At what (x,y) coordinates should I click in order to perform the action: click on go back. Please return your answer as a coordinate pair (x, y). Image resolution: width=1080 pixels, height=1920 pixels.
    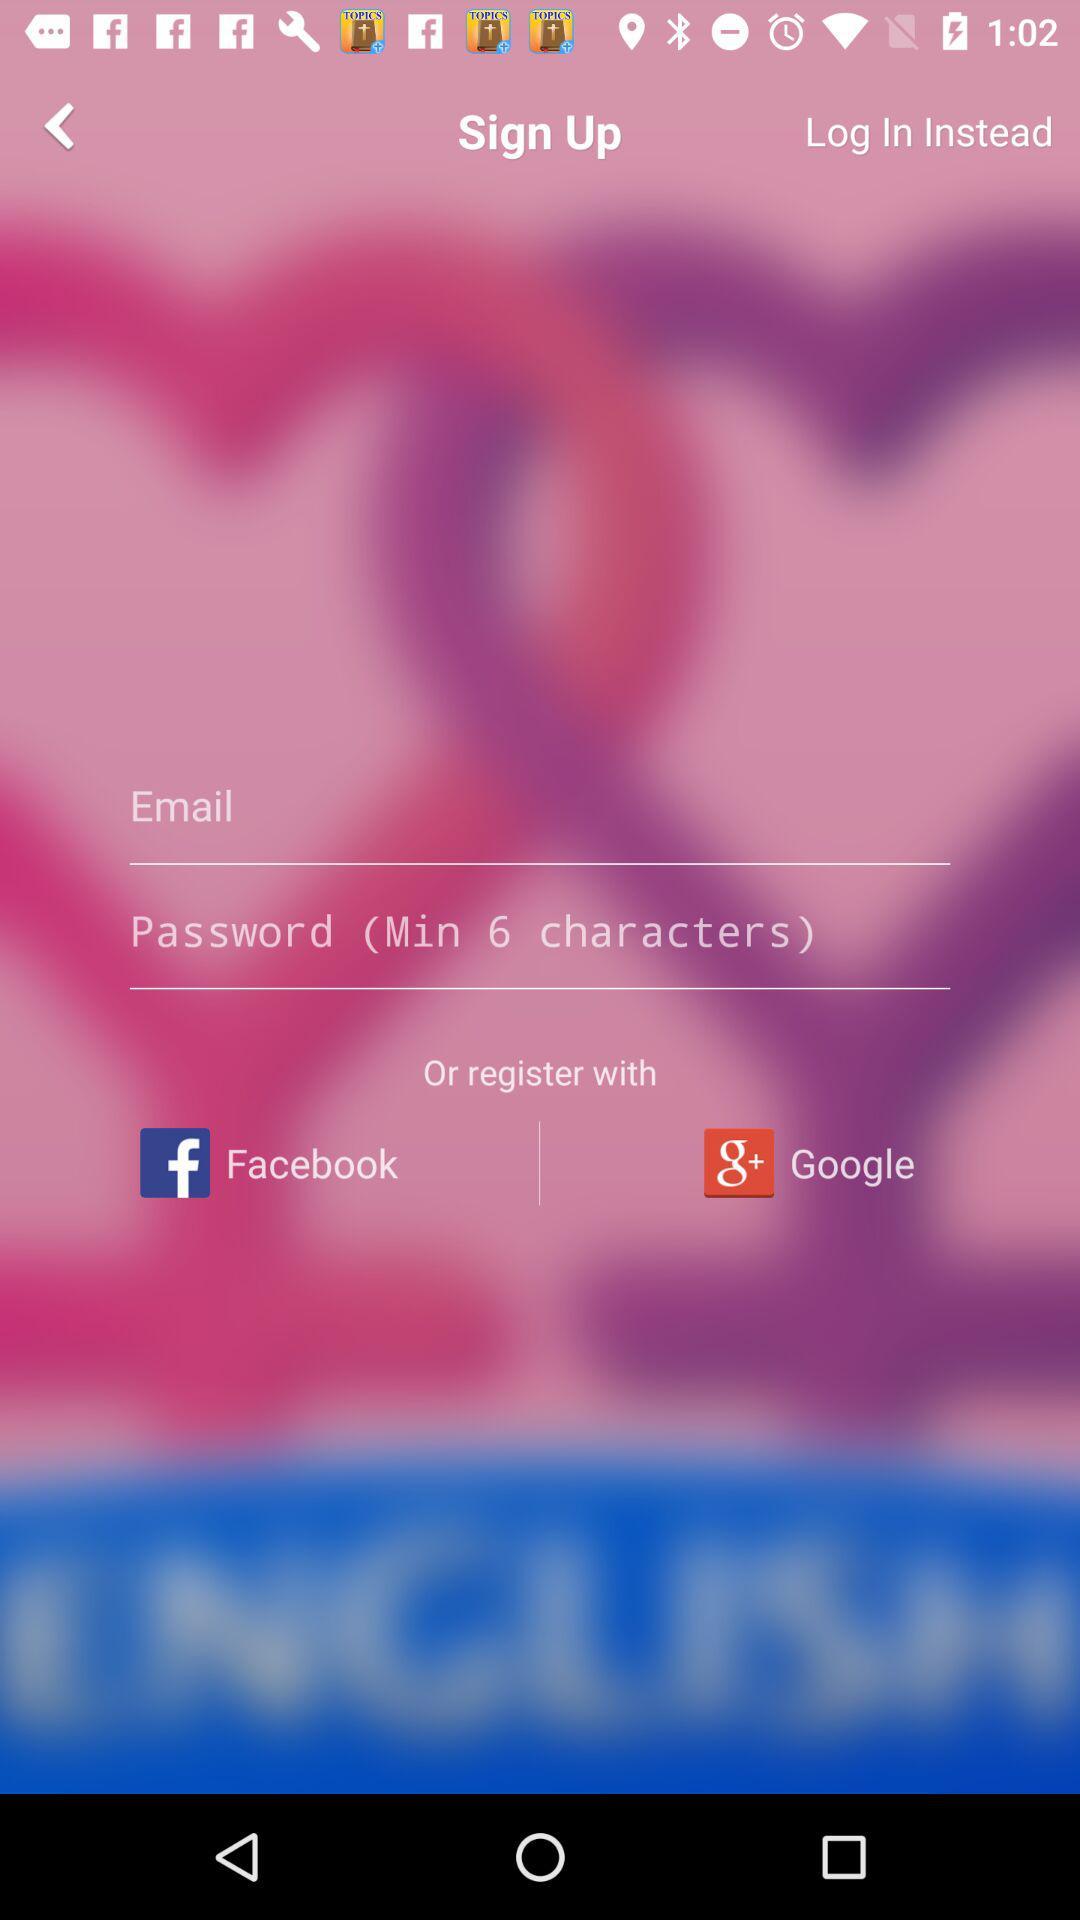
    Looking at the image, I should click on (61, 124).